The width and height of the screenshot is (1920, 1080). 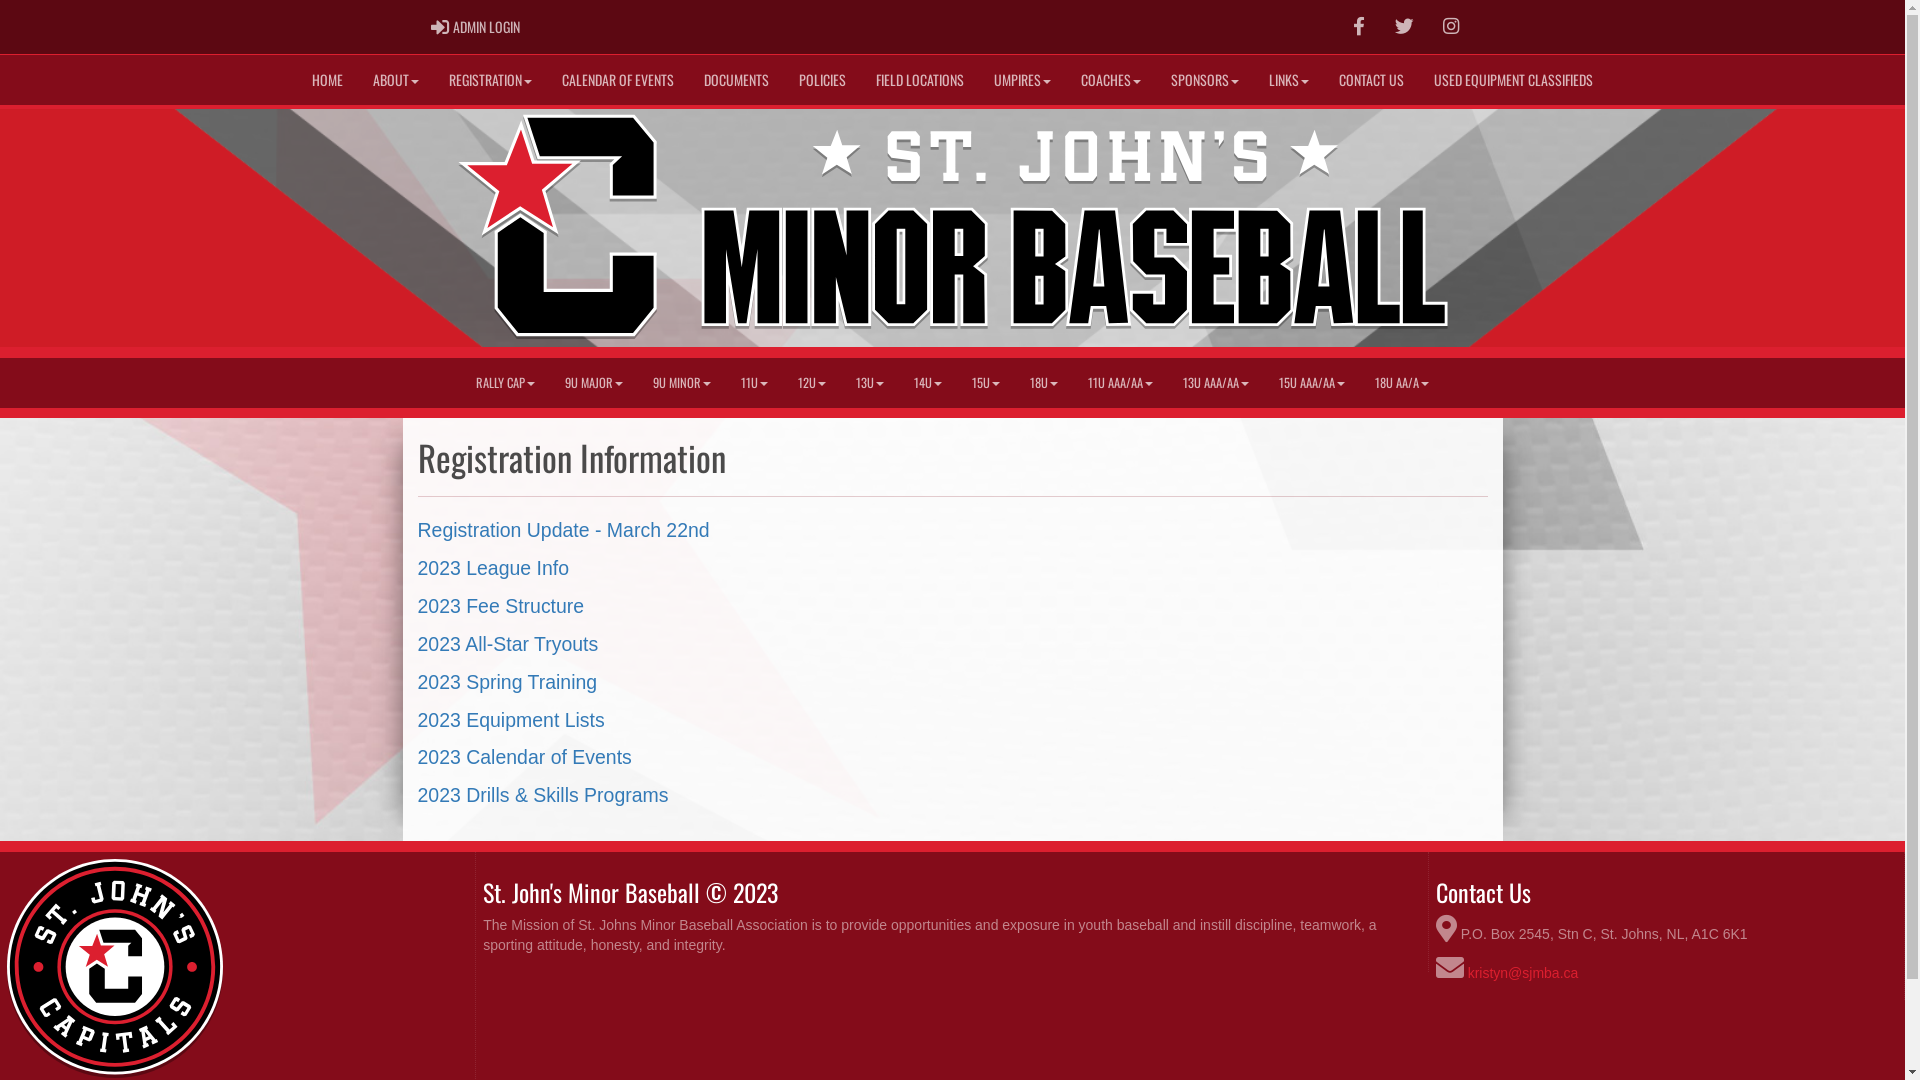 I want to click on '9U MINOR', so click(x=681, y=382).